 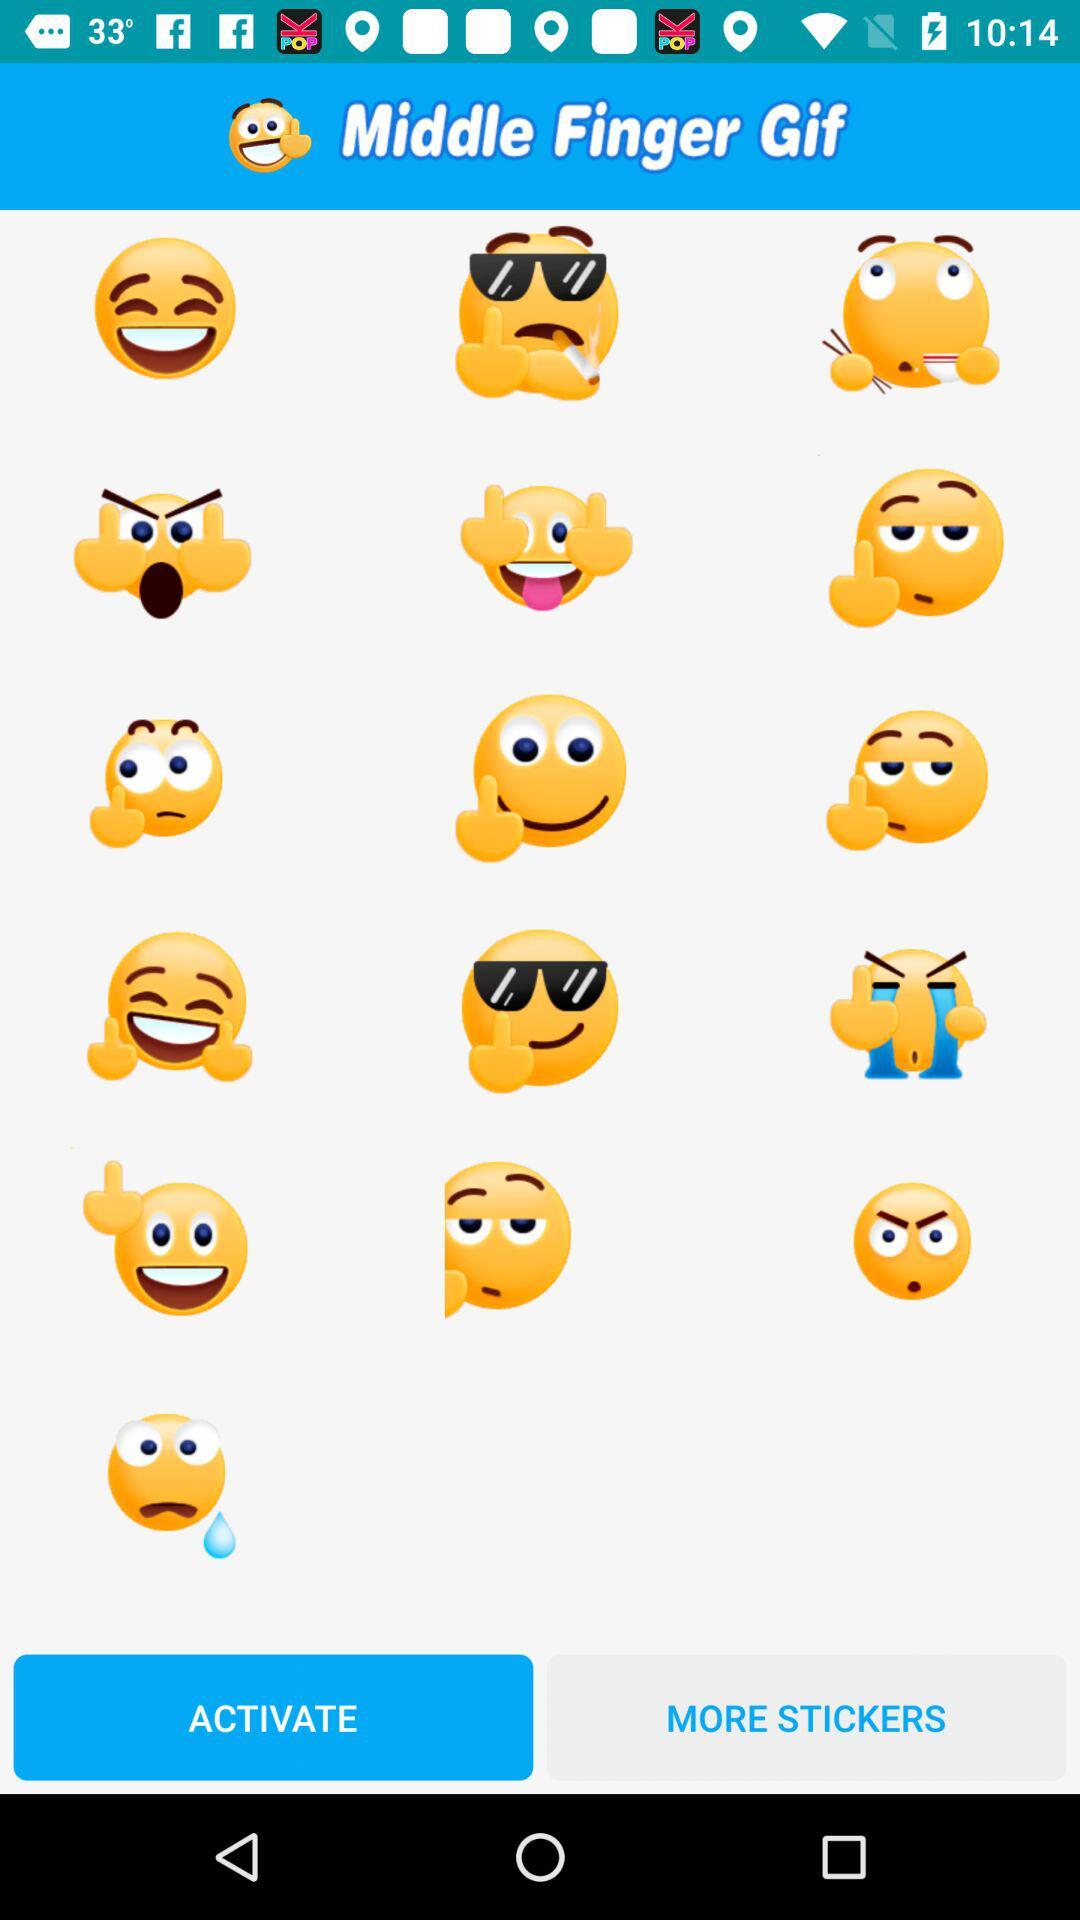 I want to click on first gif from second row, so click(x=164, y=549).